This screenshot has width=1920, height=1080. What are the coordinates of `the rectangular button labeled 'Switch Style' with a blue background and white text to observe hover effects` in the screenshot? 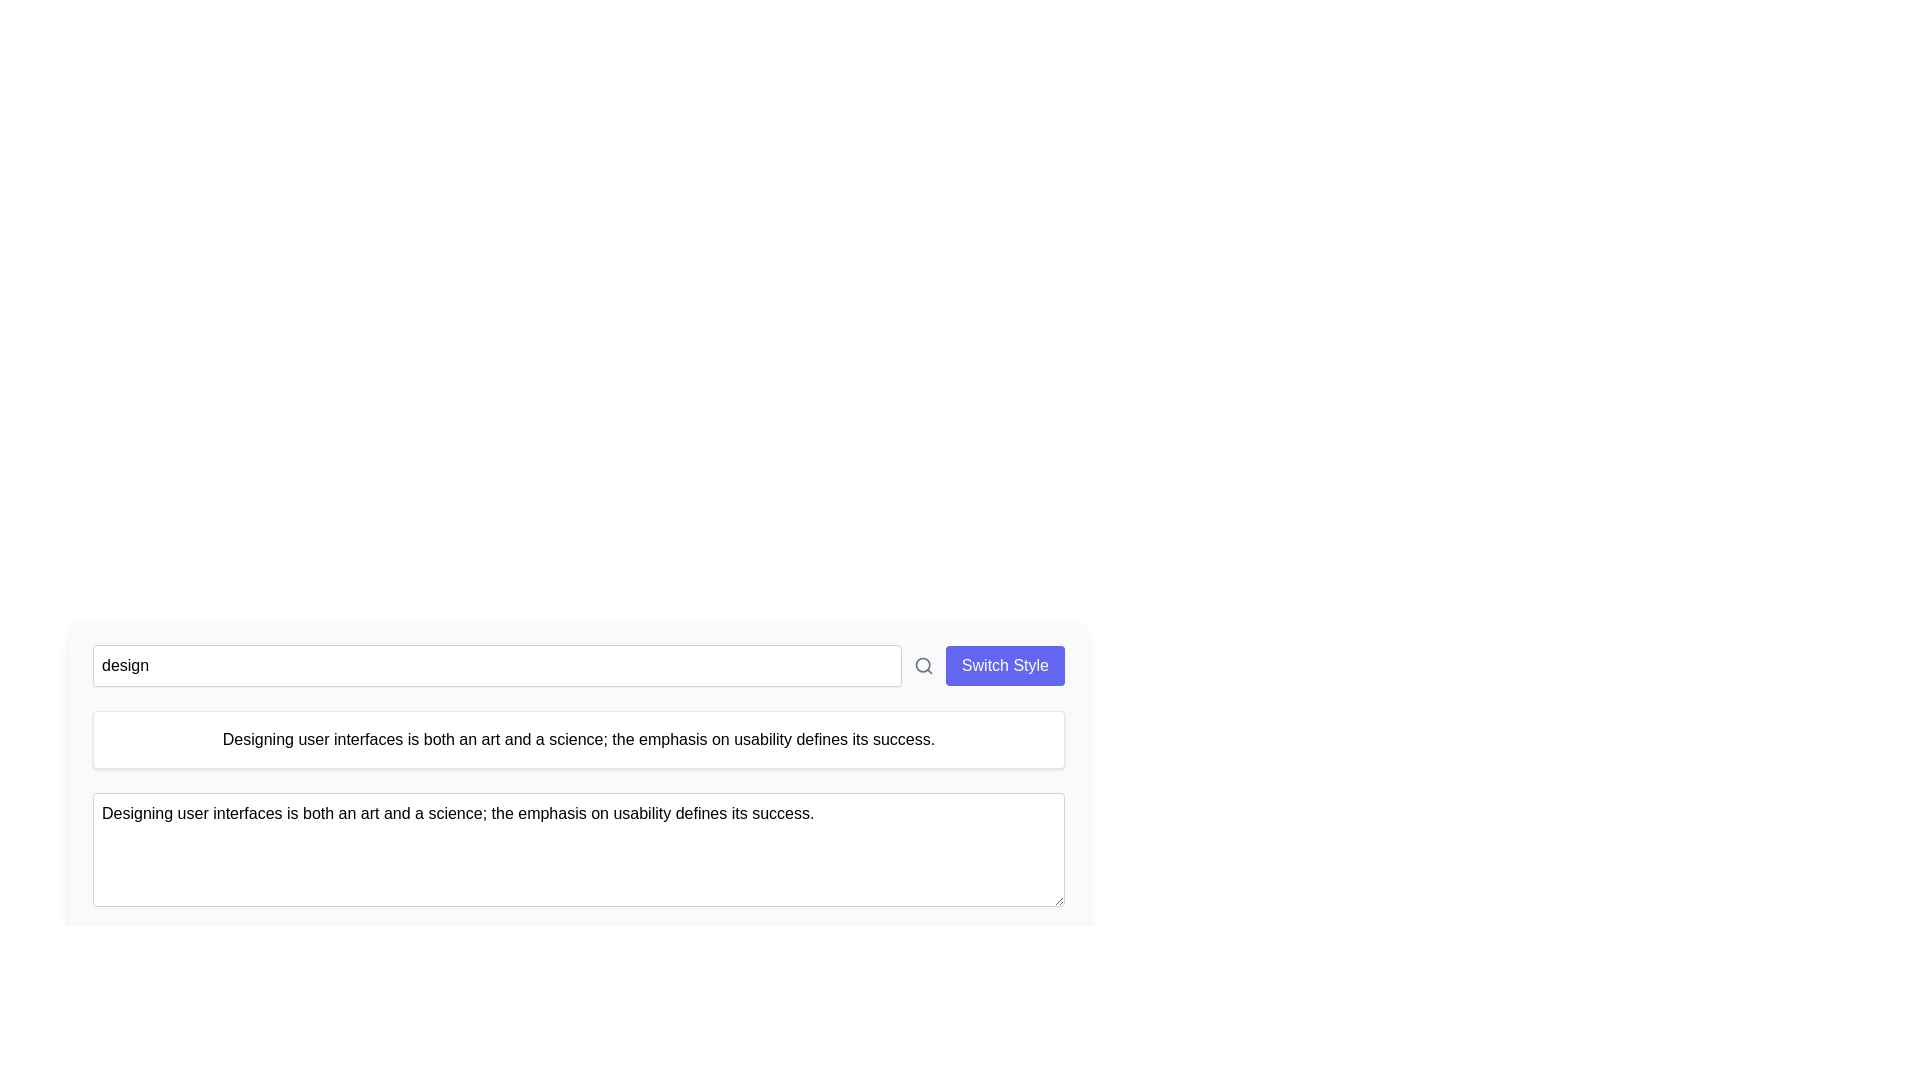 It's located at (1005, 666).